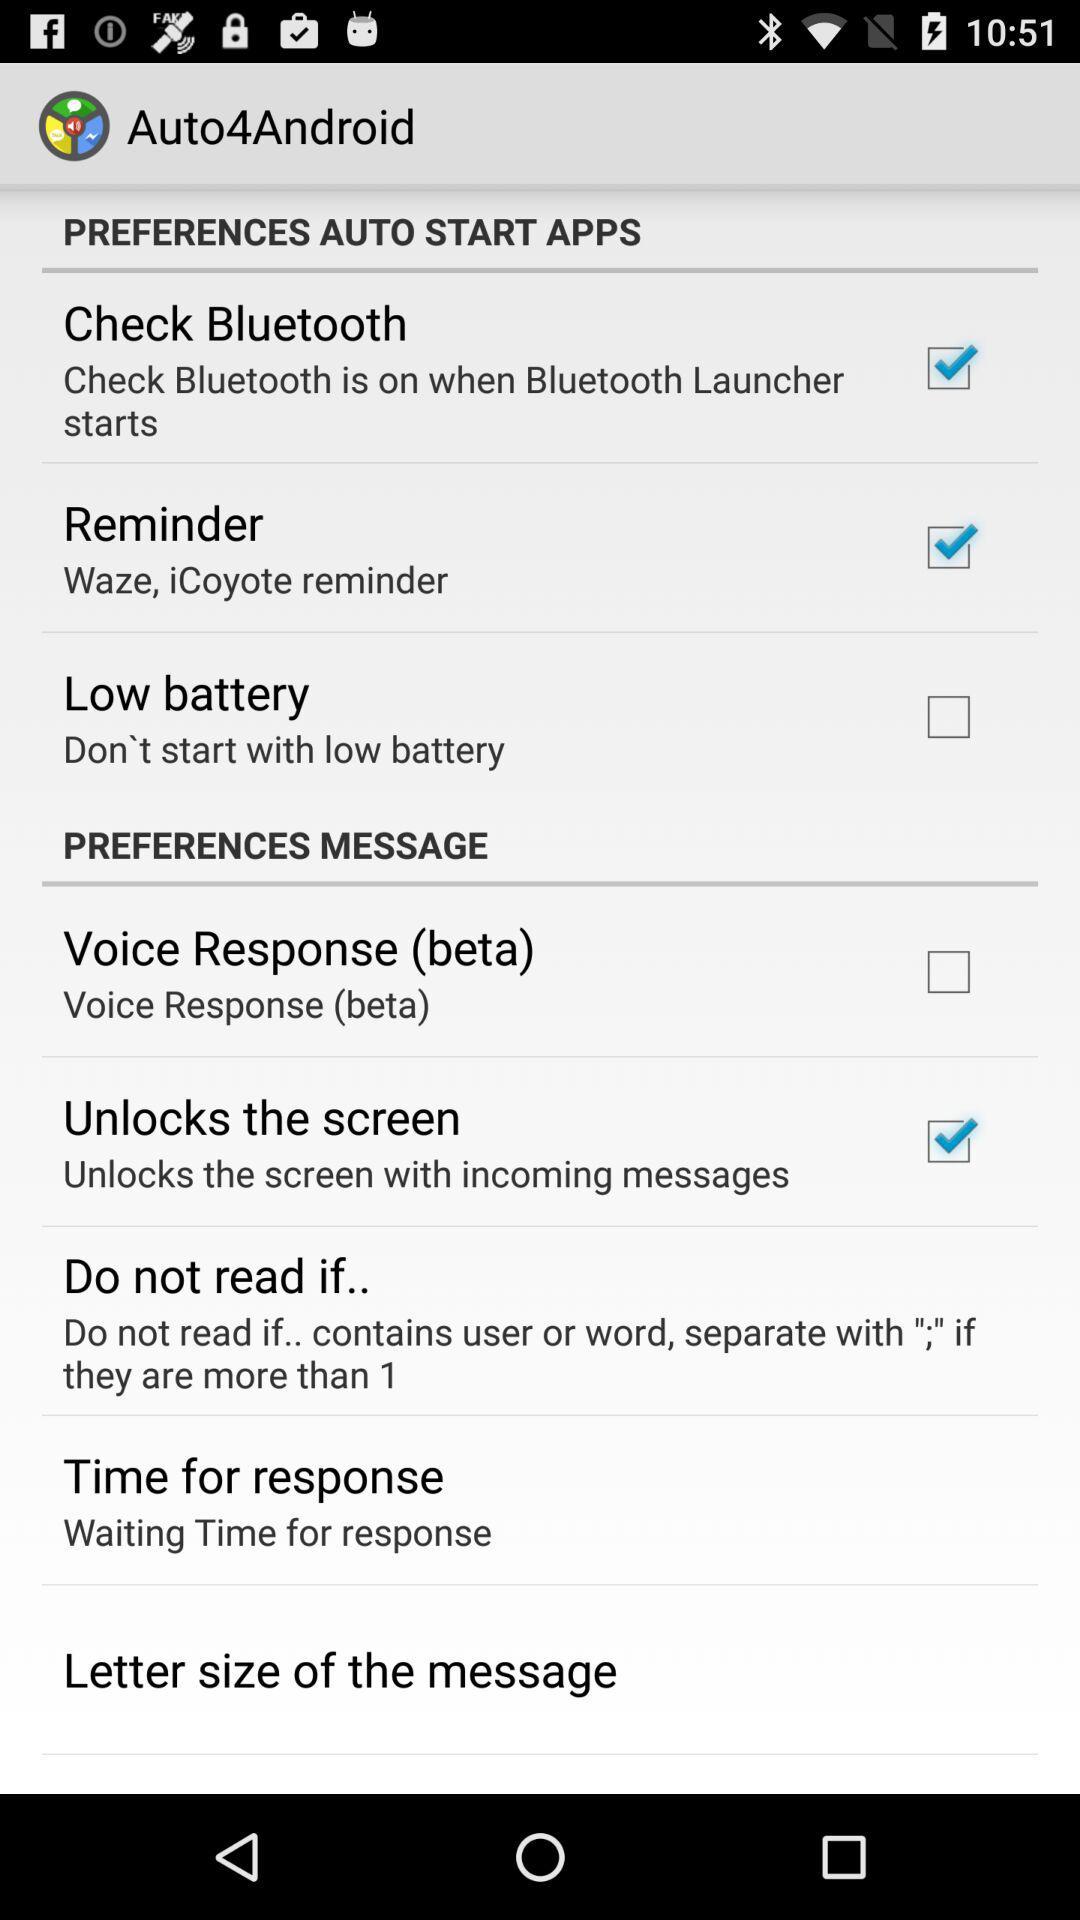 The image size is (1080, 1920). What do you see at coordinates (540, 844) in the screenshot?
I see `app below the don t start app` at bounding box center [540, 844].